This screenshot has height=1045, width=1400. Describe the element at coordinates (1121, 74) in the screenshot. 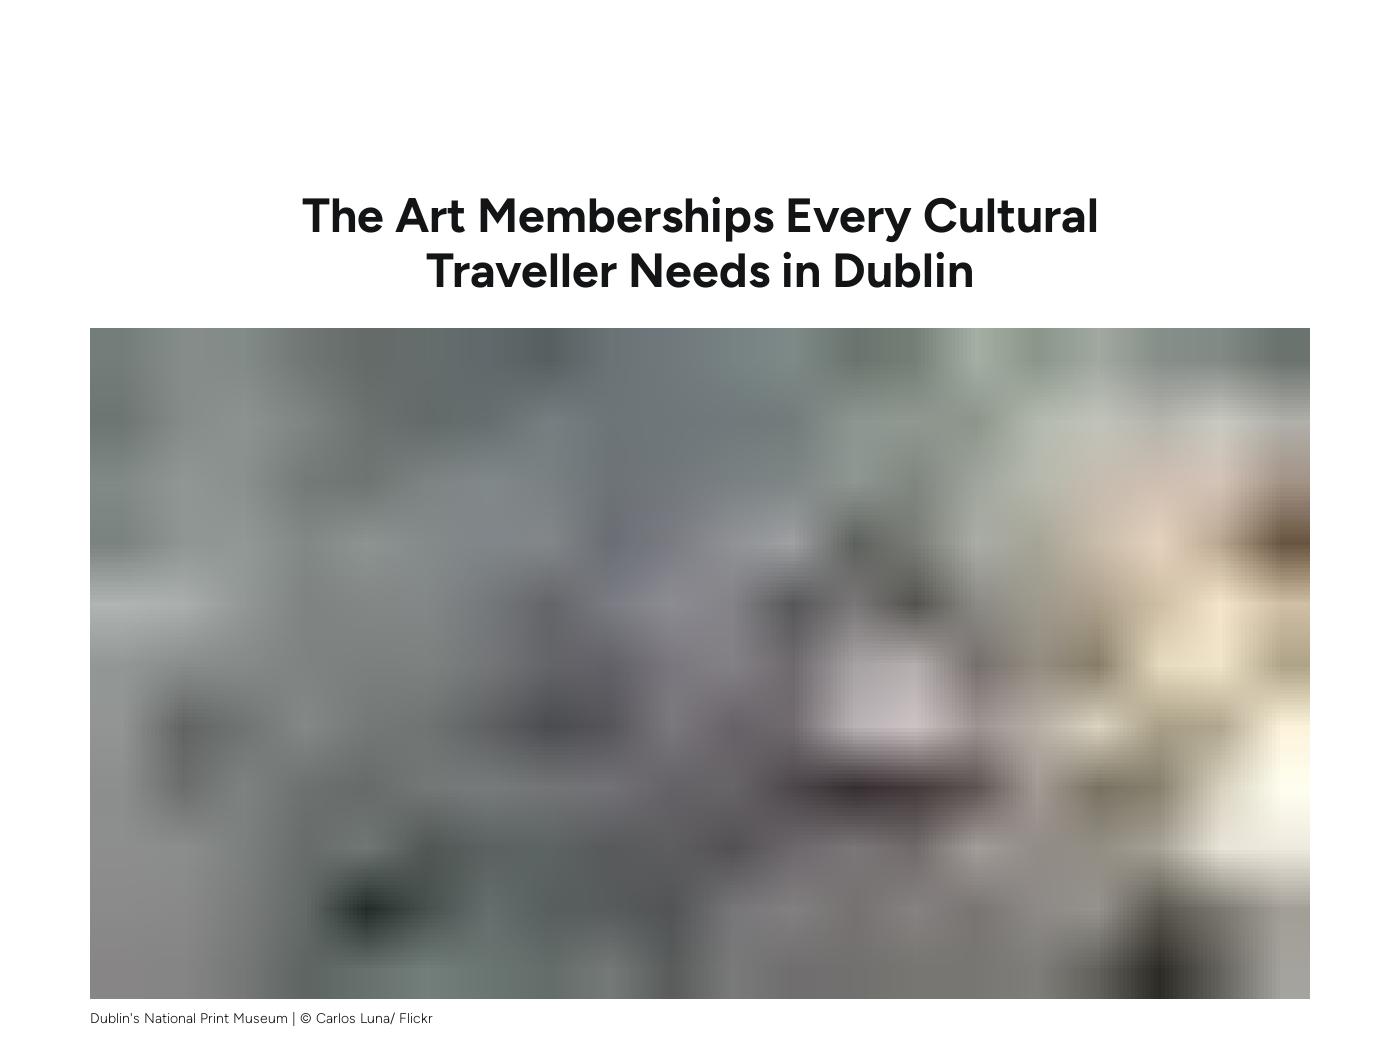

I see `'Guides'` at that location.